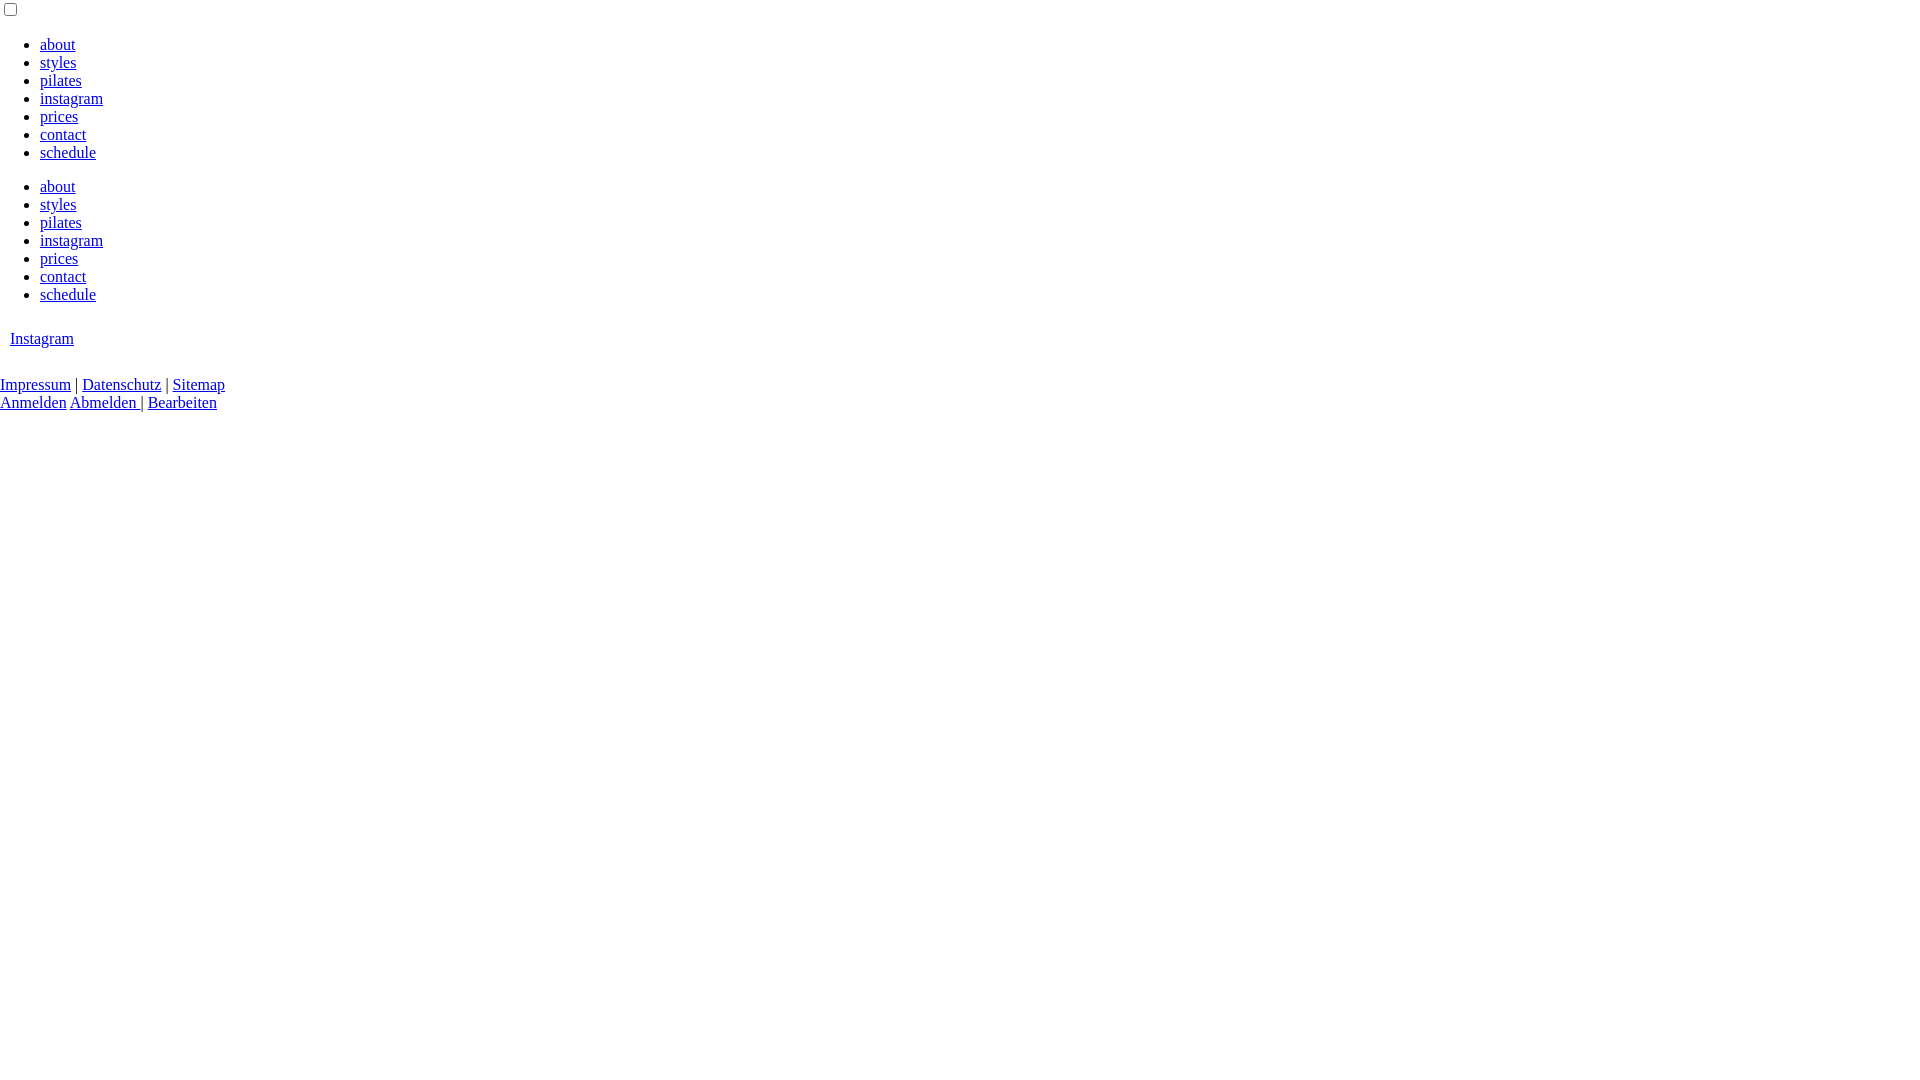 This screenshot has height=1080, width=1920. Describe the element at coordinates (61, 222) in the screenshot. I see `'pilates'` at that location.